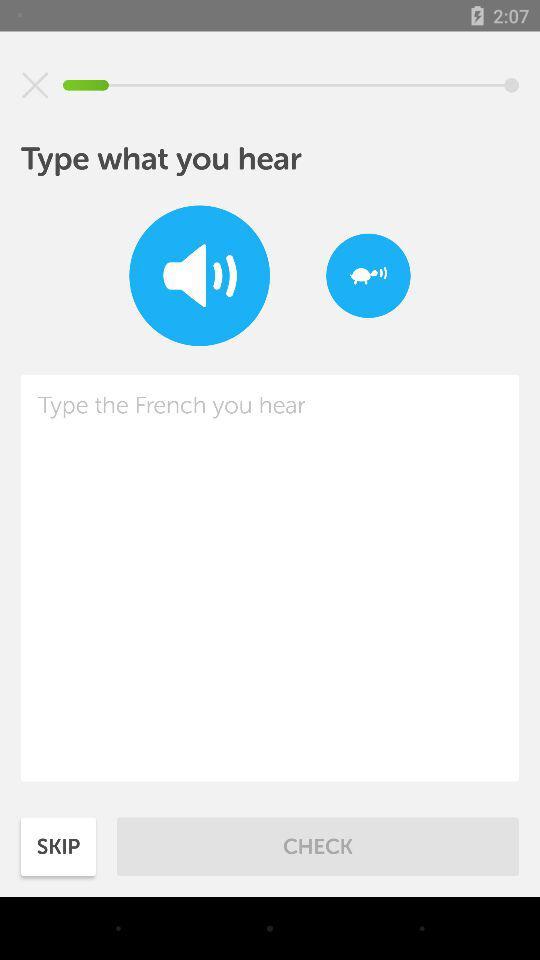  I want to click on item at the top right corner, so click(367, 274).